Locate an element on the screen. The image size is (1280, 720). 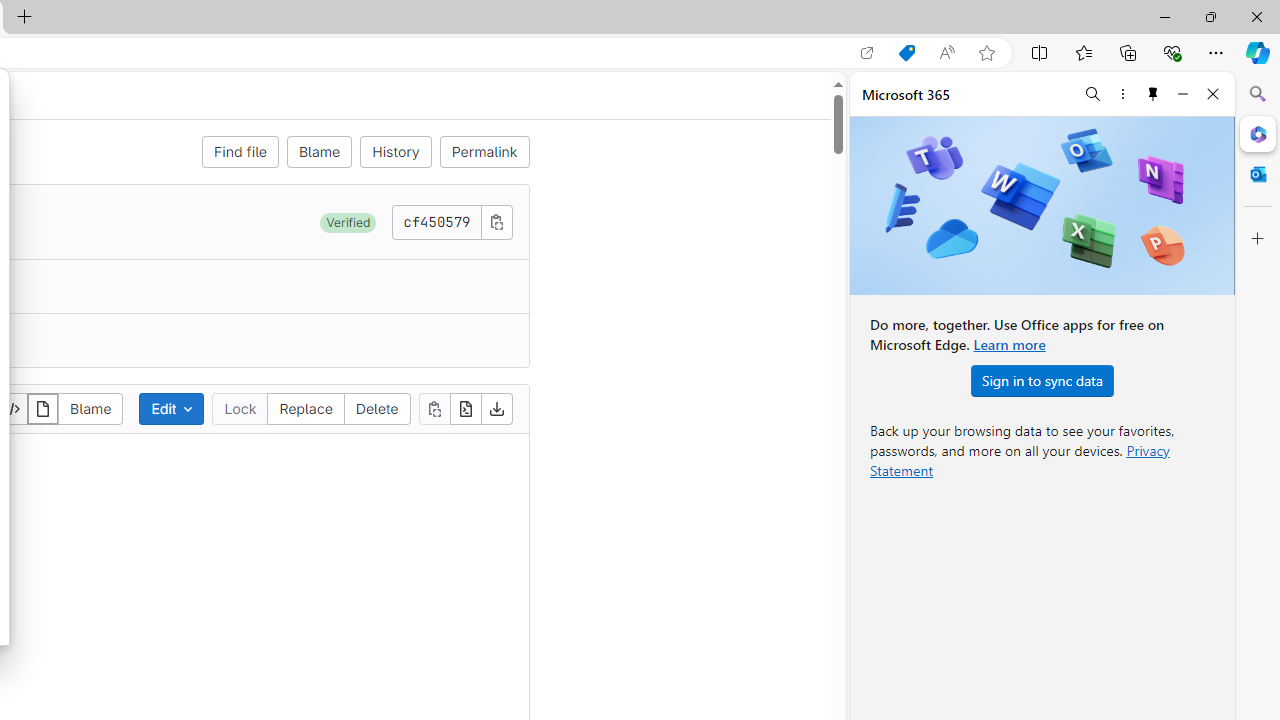
'Restore' is located at coordinates (1209, 16).